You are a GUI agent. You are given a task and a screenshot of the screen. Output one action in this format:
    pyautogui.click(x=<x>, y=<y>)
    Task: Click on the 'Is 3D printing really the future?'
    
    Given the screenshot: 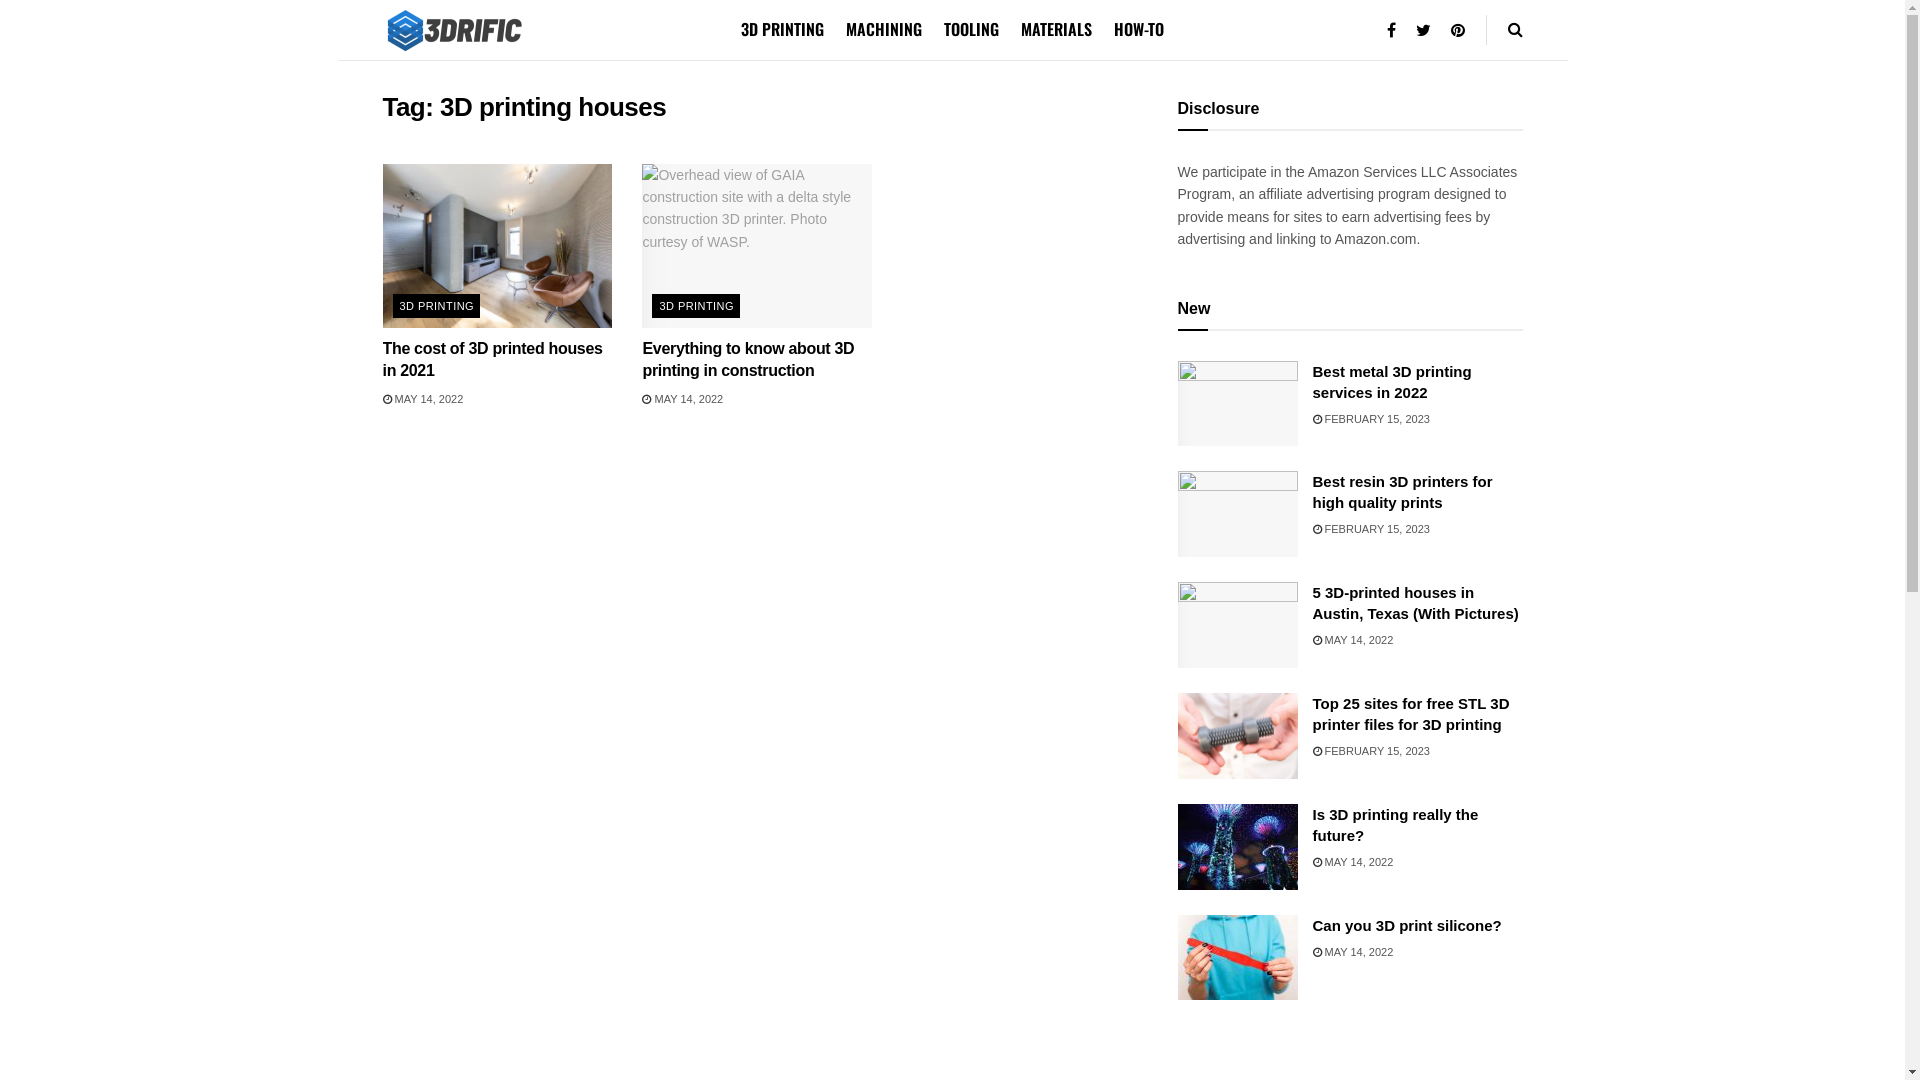 What is the action you would take?
    pyautogui.click(x=1311, y=825)
    